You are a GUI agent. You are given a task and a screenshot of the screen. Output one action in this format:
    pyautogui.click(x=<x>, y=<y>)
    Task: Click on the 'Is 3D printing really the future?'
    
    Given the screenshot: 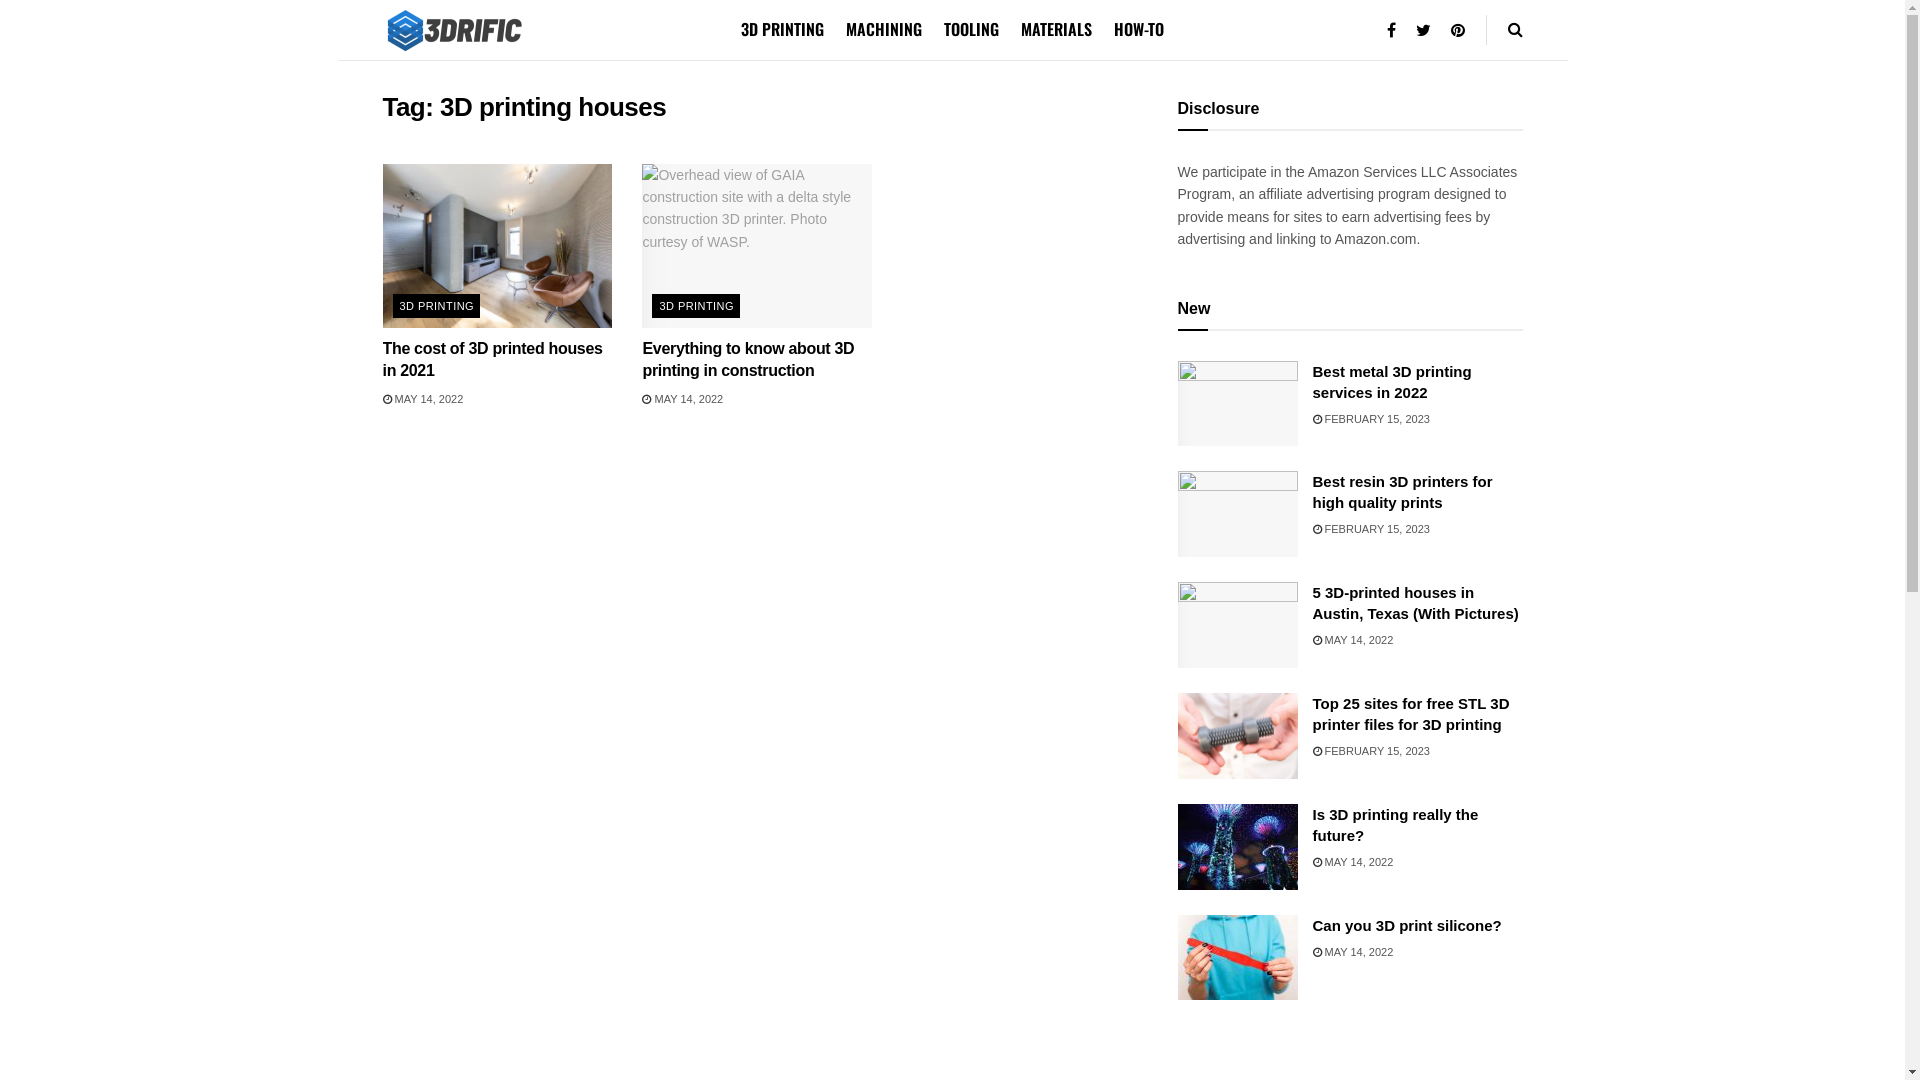 What is the action you would take?
    pyautogui.click(x=1311, y=825)
    